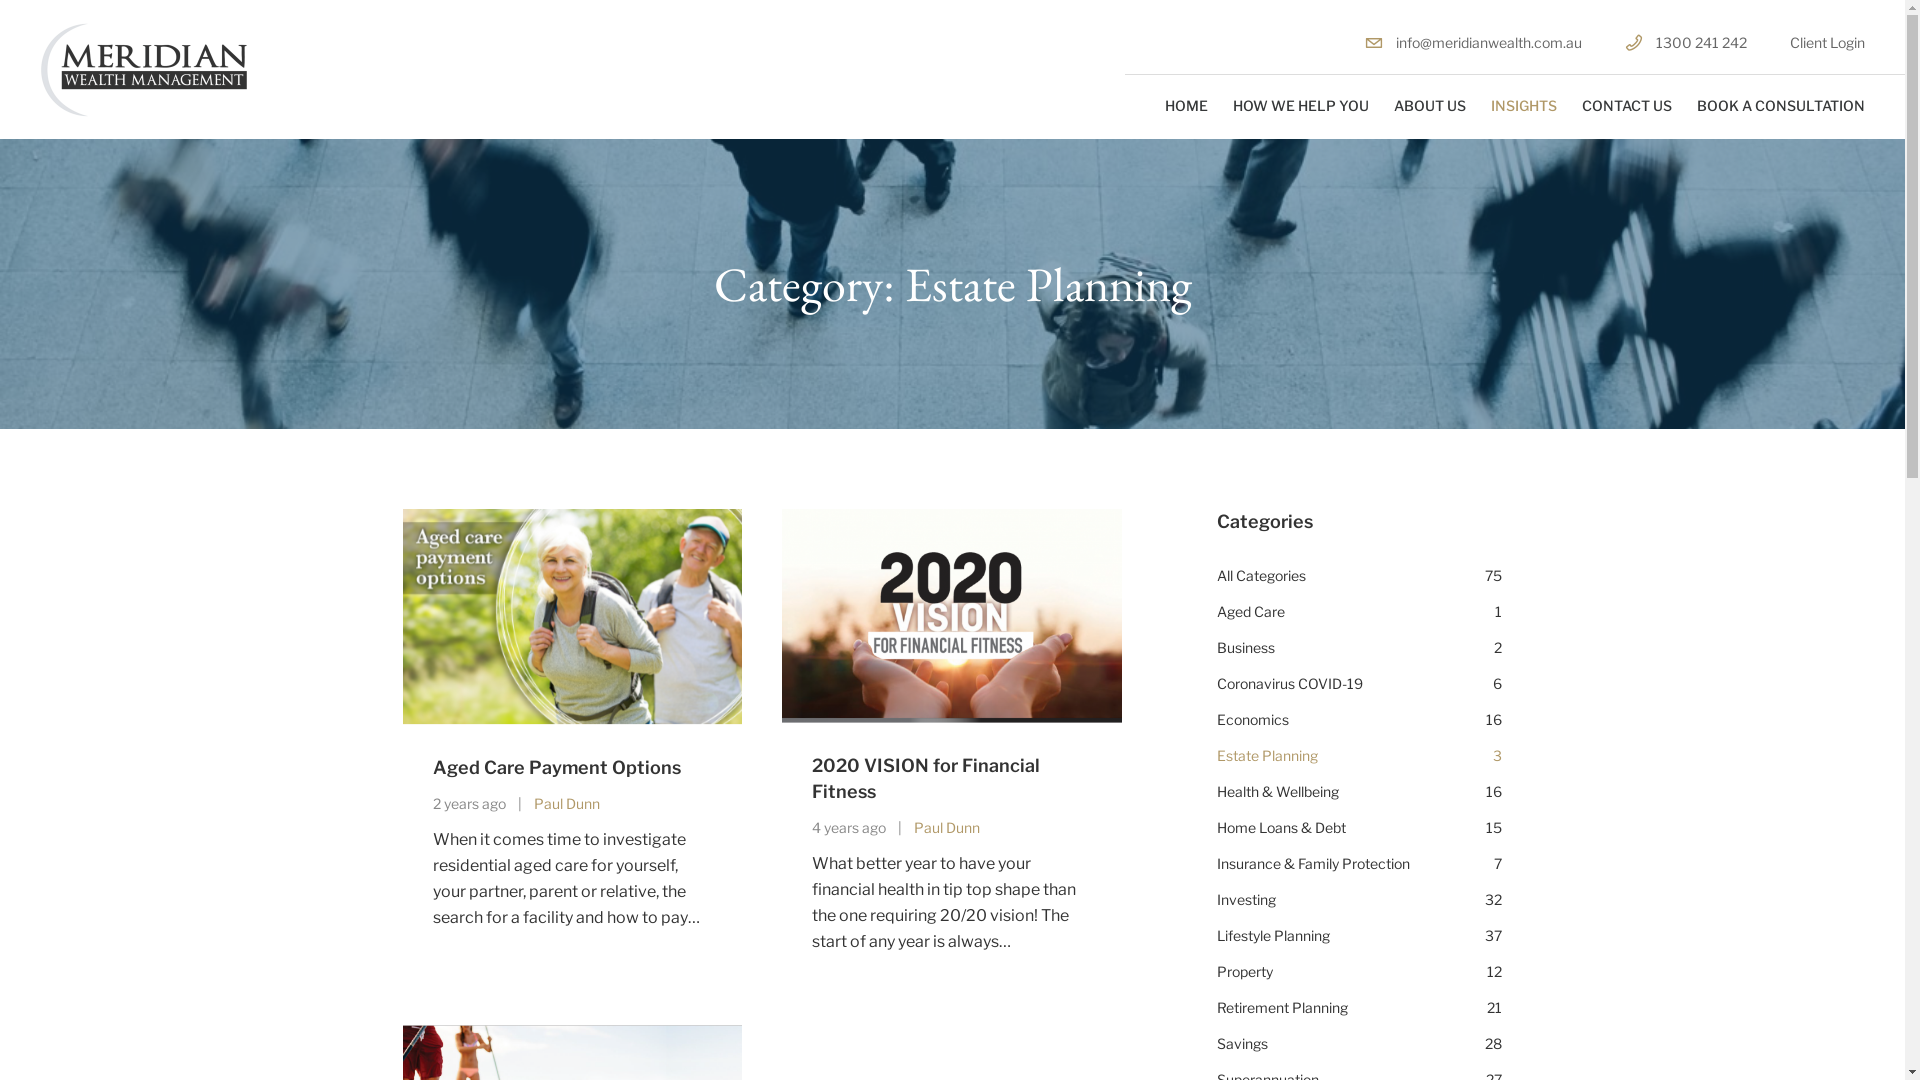  I want to click on '1300 241 242', so click(1625, 42).